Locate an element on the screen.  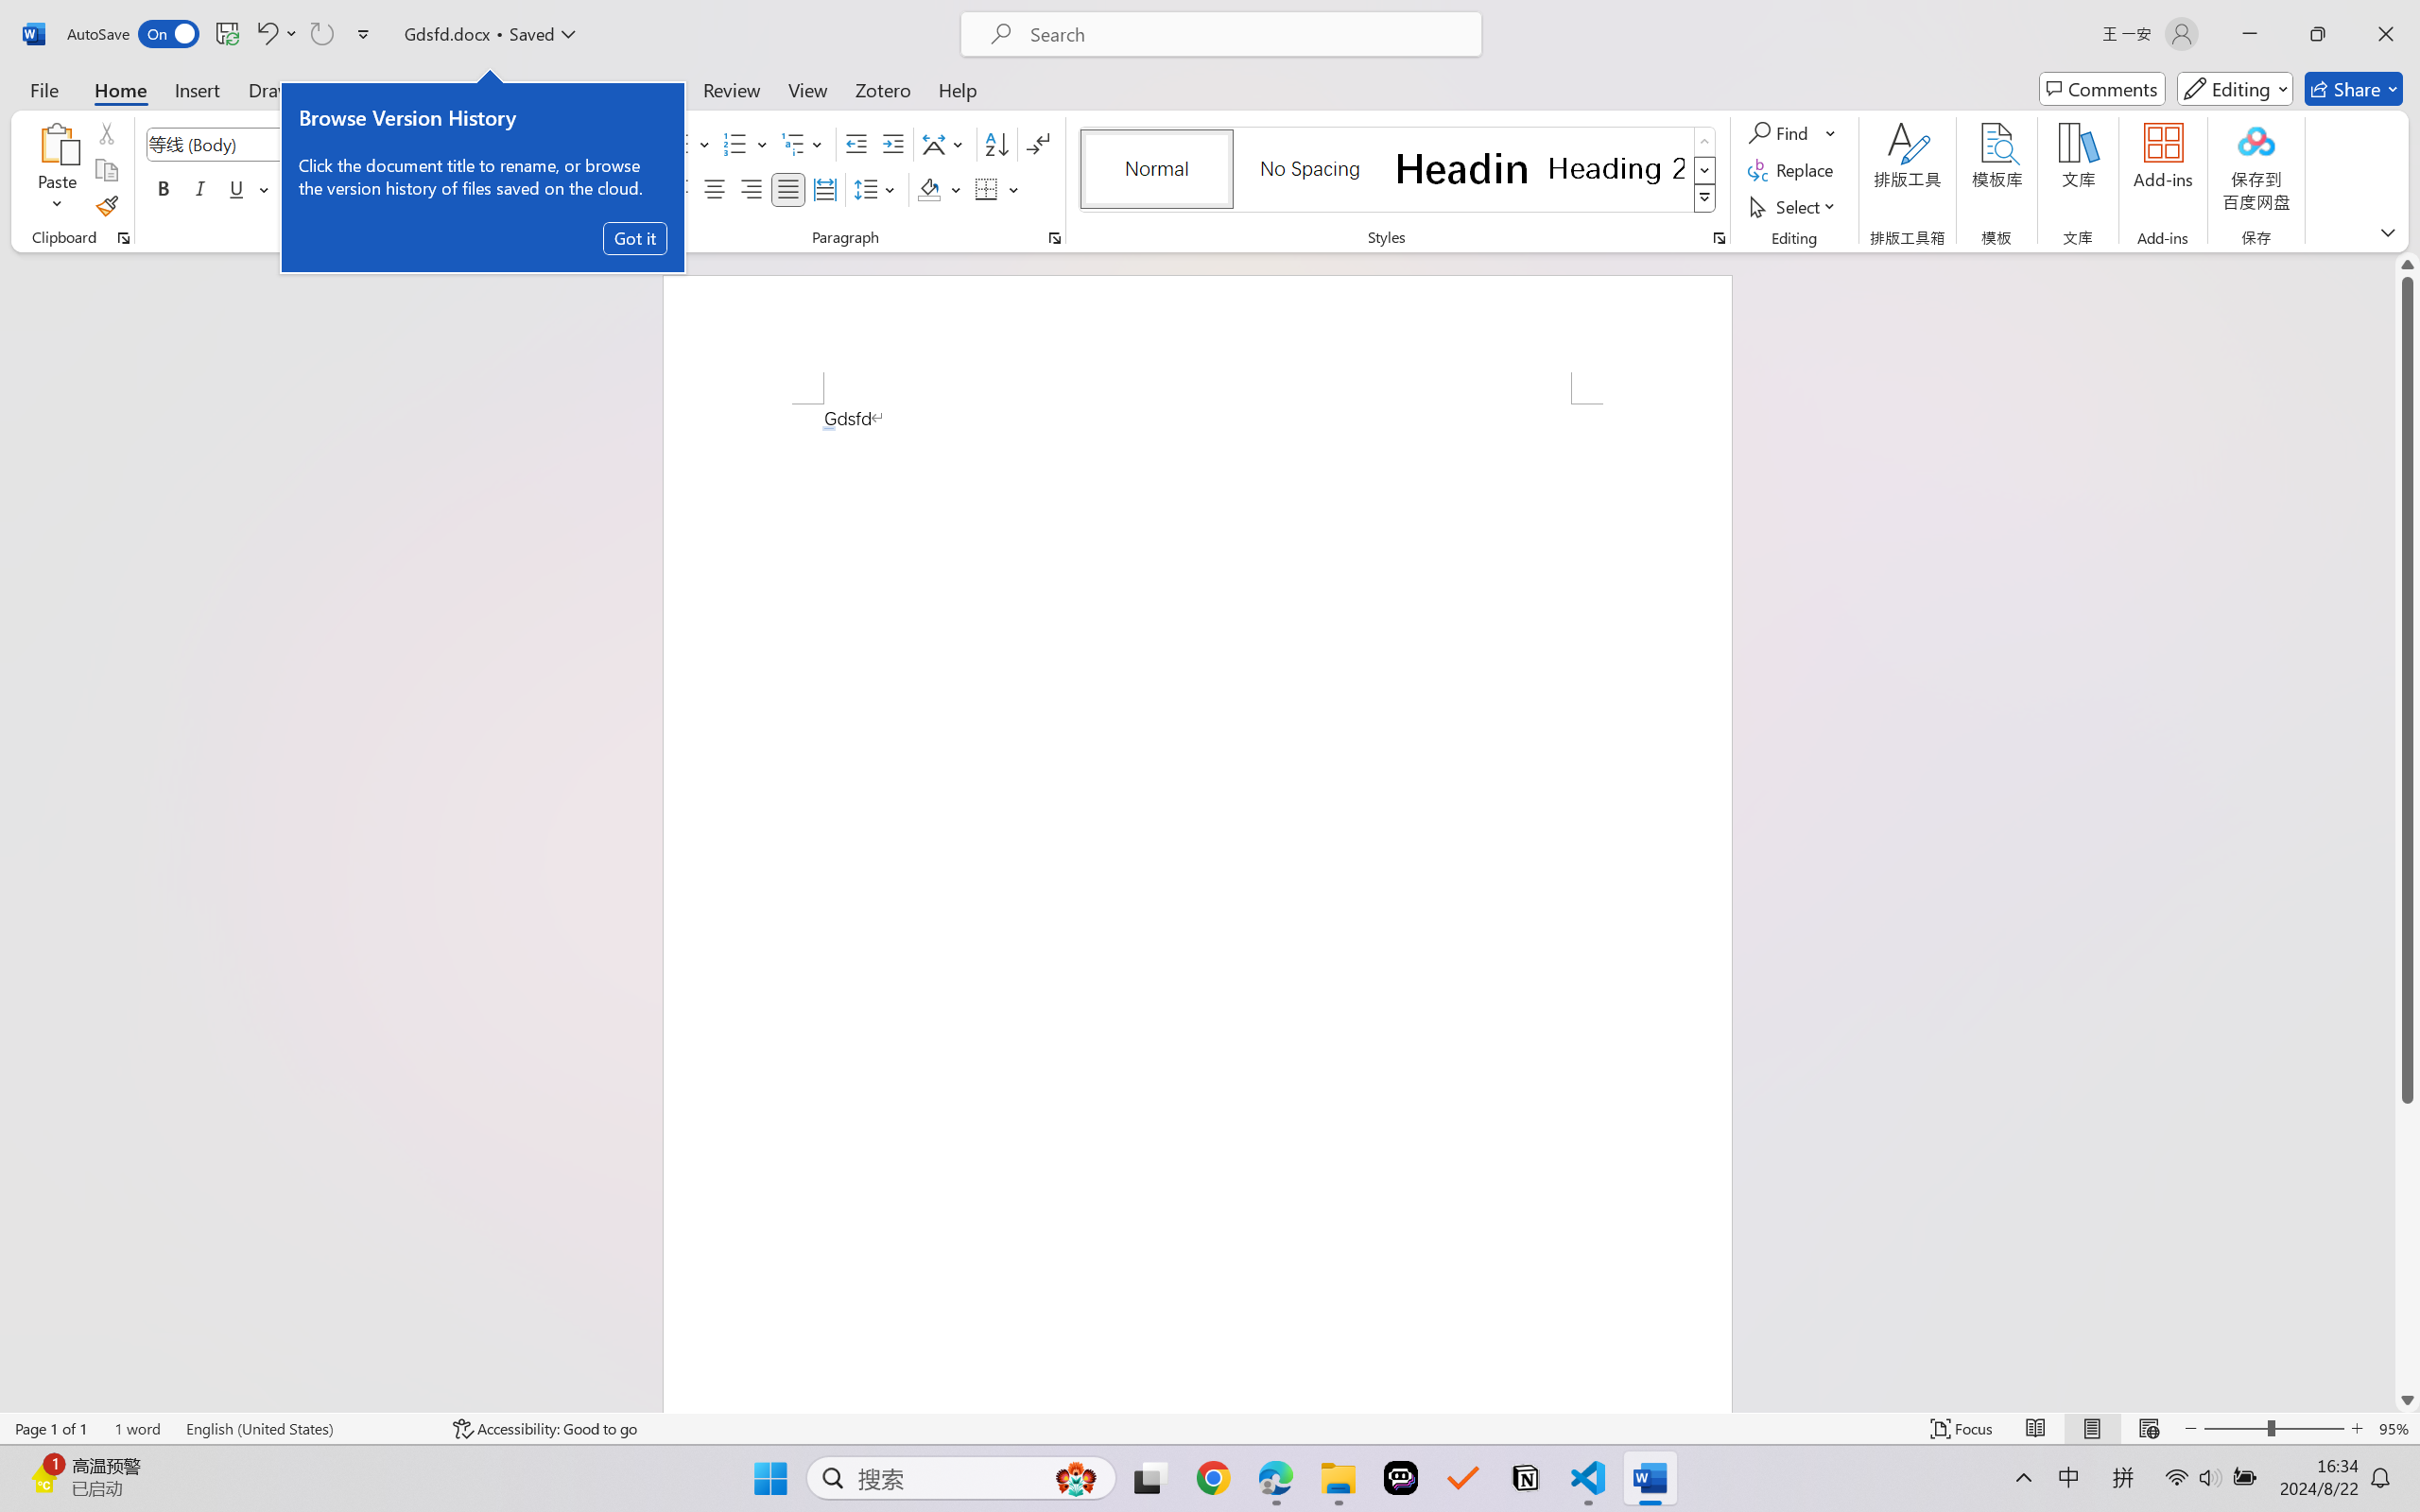
'Office Clipboard...' is located at coordinates (122, 237).